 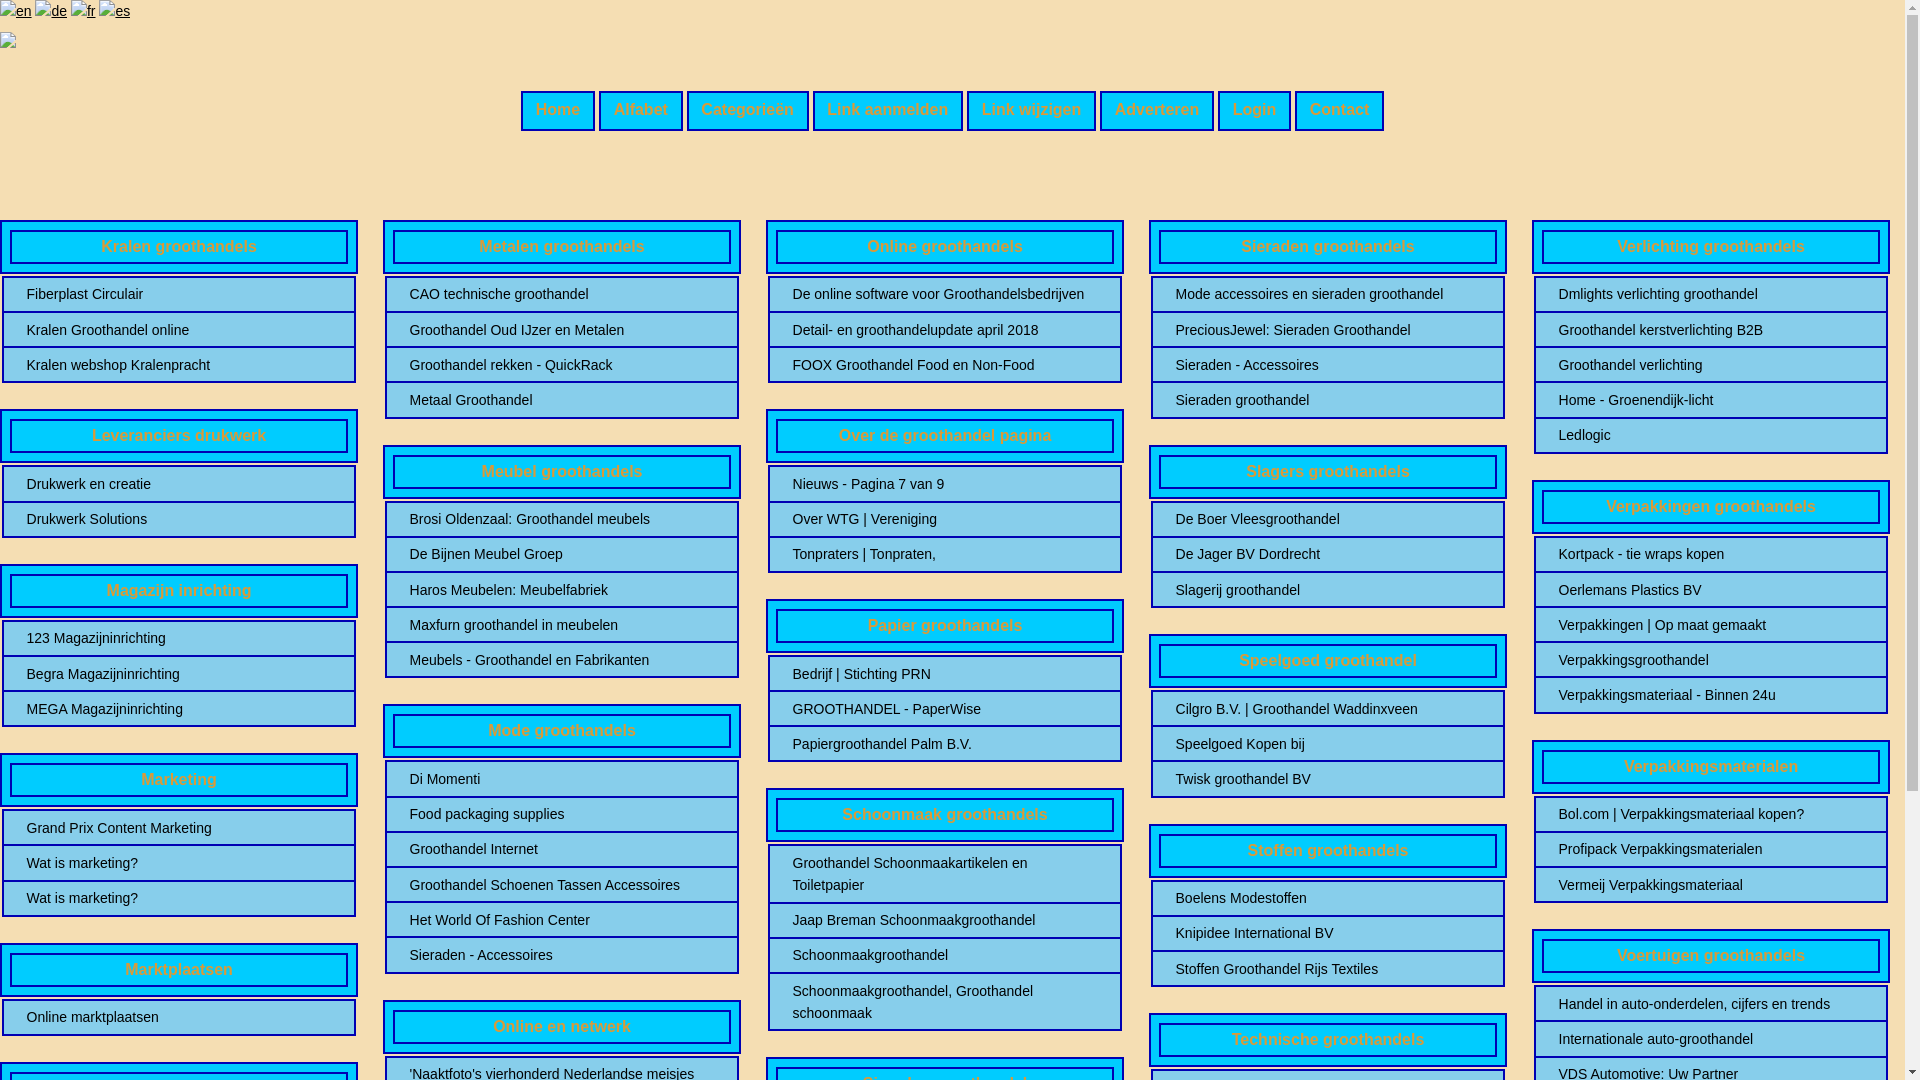 What do you see at coordinates (1031, 111) in the screenshot?
I see `'Link wijzigen'` at bounding box center [1031, 111].